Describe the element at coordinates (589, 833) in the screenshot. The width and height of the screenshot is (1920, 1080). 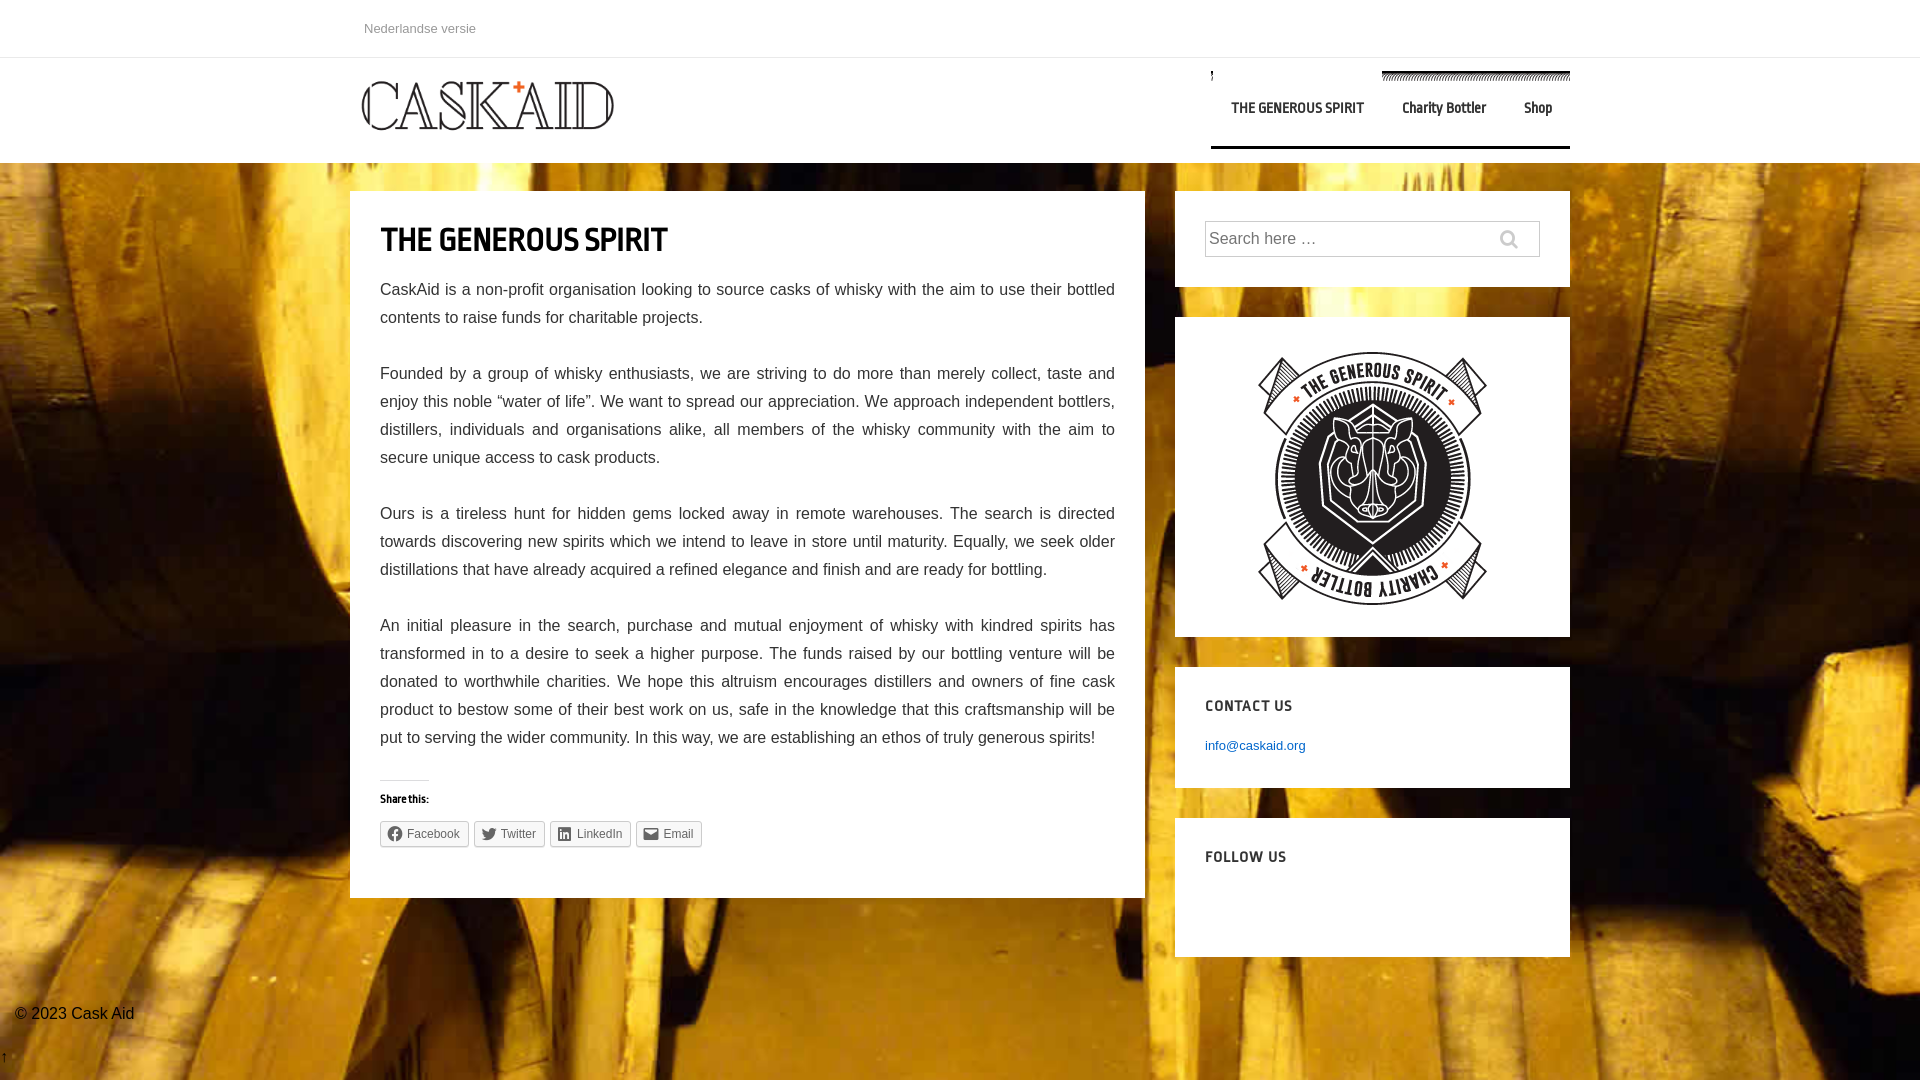
I see `'LinkedIn'` at that location.